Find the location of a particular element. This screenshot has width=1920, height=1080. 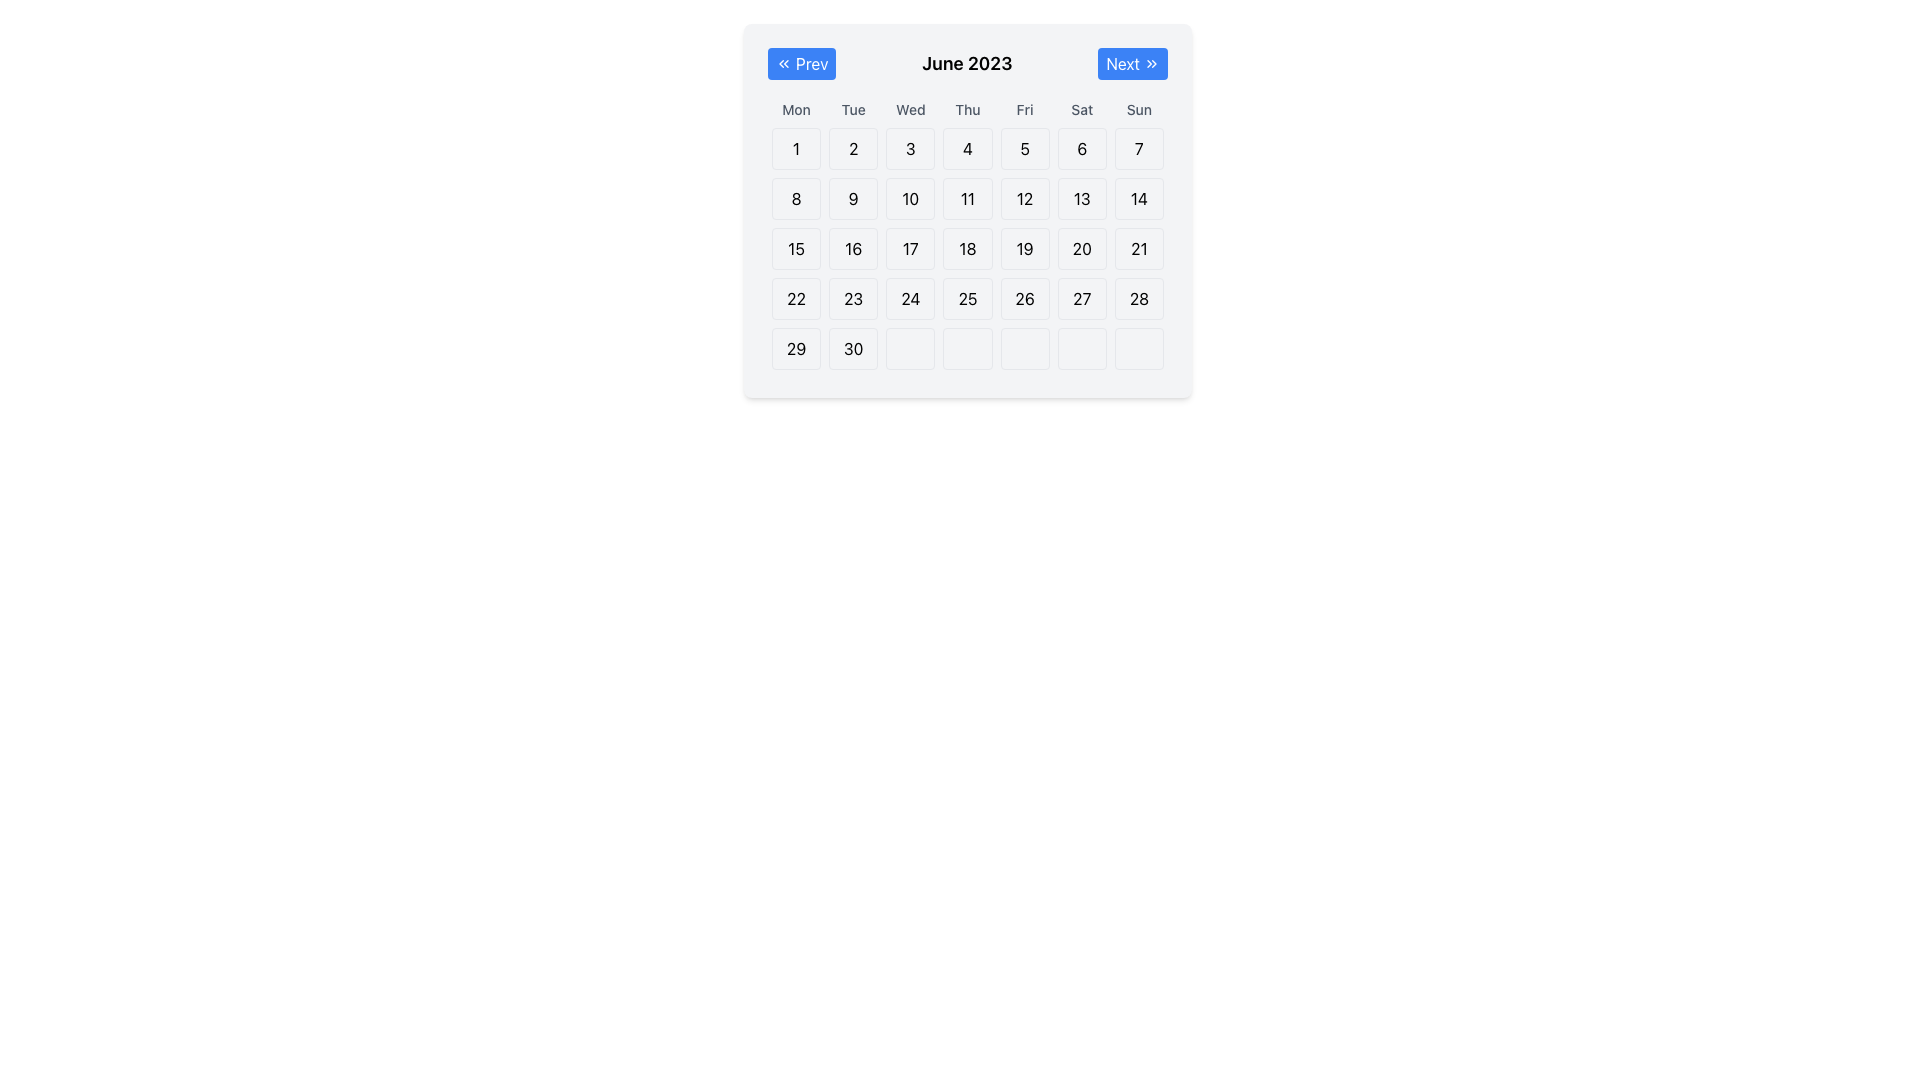

the button labeled '6' in the bottom-right quadrant of the calendar interface is located at coordinates (1081, 148).